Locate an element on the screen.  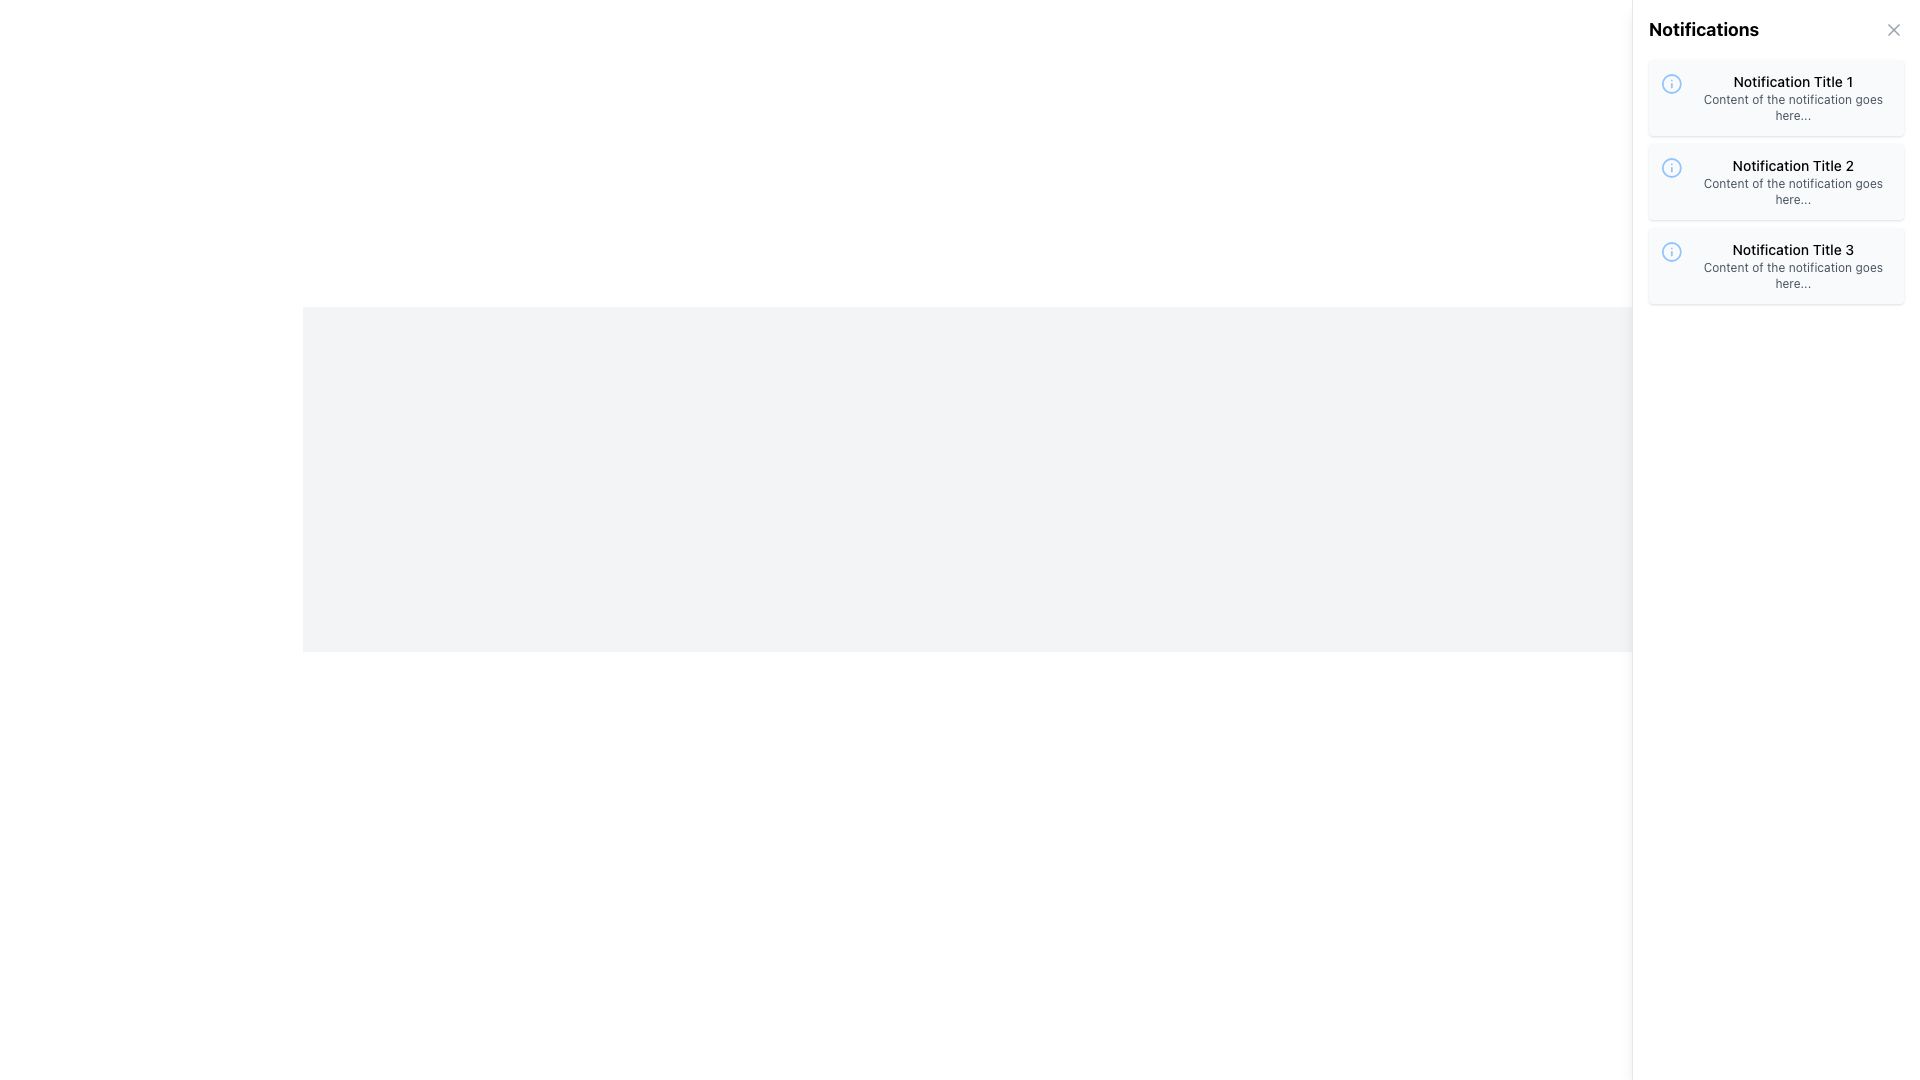
the circular blue outlined information icon located to the left of the 'Notification Title 3' text in the third notification item of the notification panel is located at coordinates (1671, 250).